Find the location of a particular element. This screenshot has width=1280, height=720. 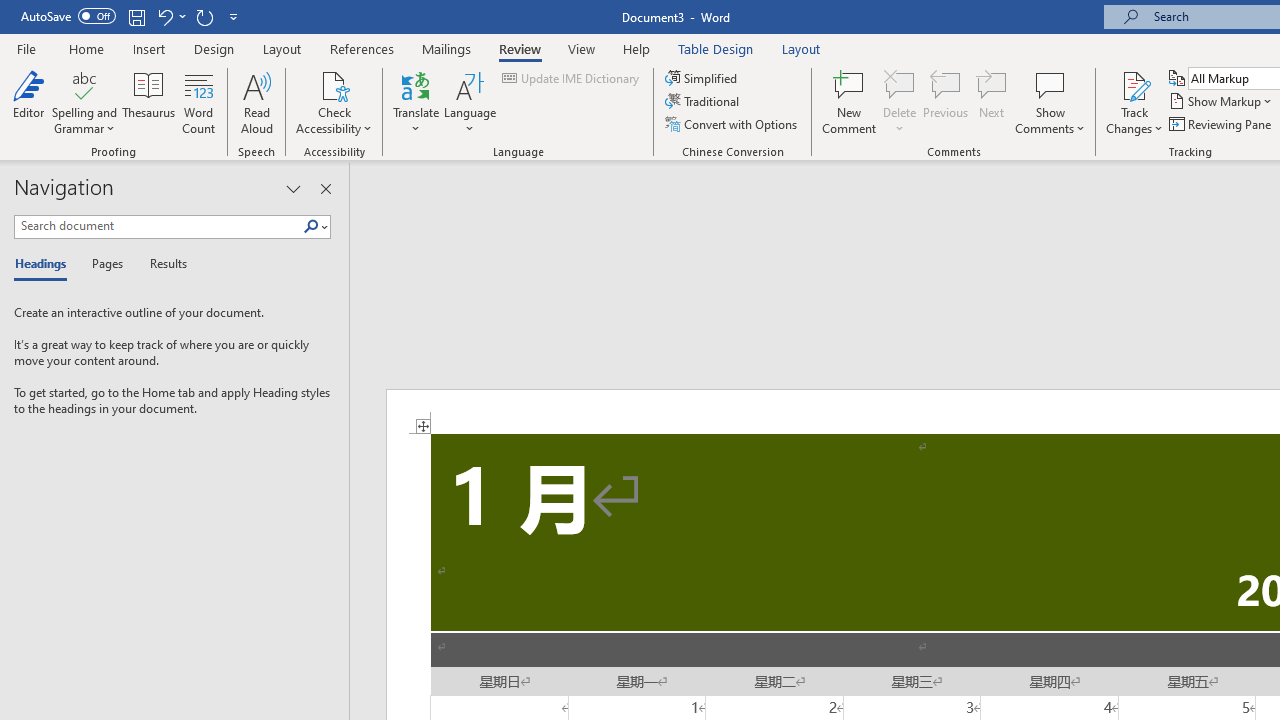

'Track Changes' is located at coordinates (1134, 84).